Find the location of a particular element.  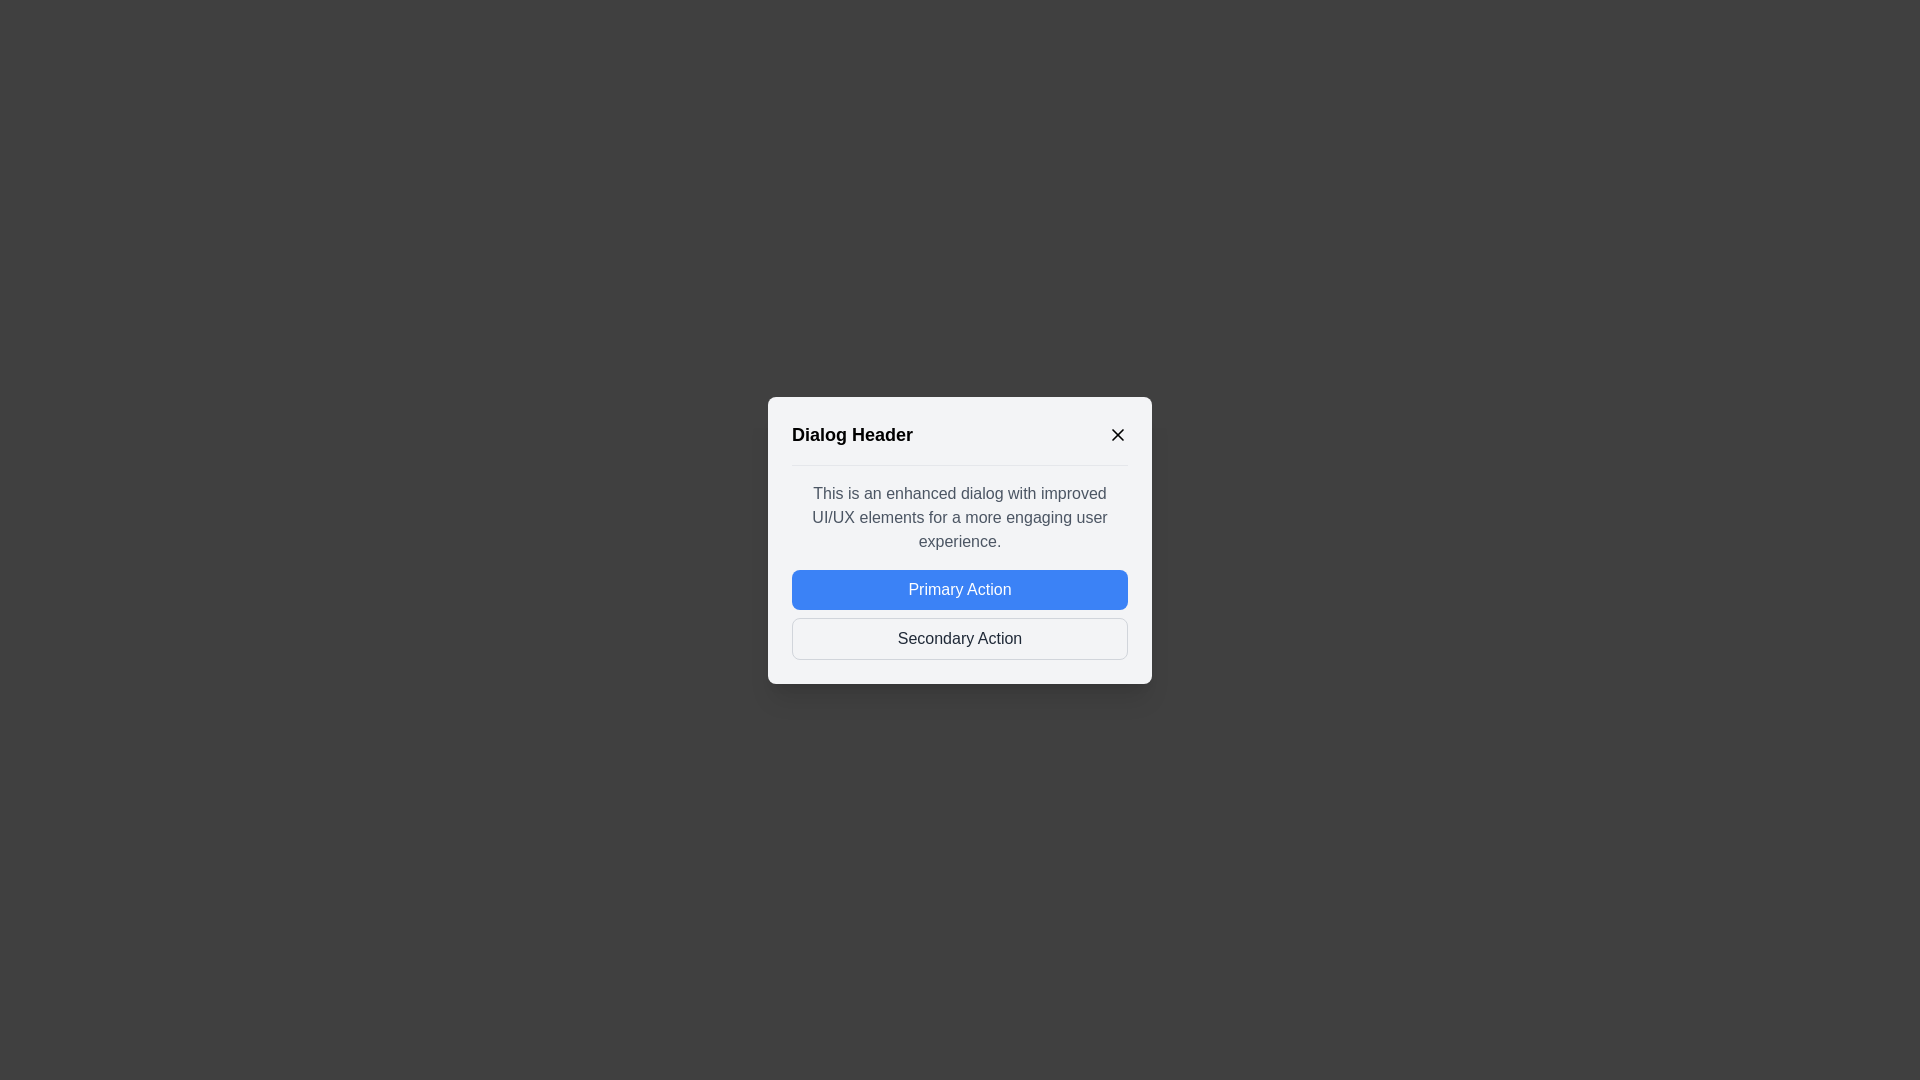

the close button to close the dialog is located at coordinates (1117, 433).